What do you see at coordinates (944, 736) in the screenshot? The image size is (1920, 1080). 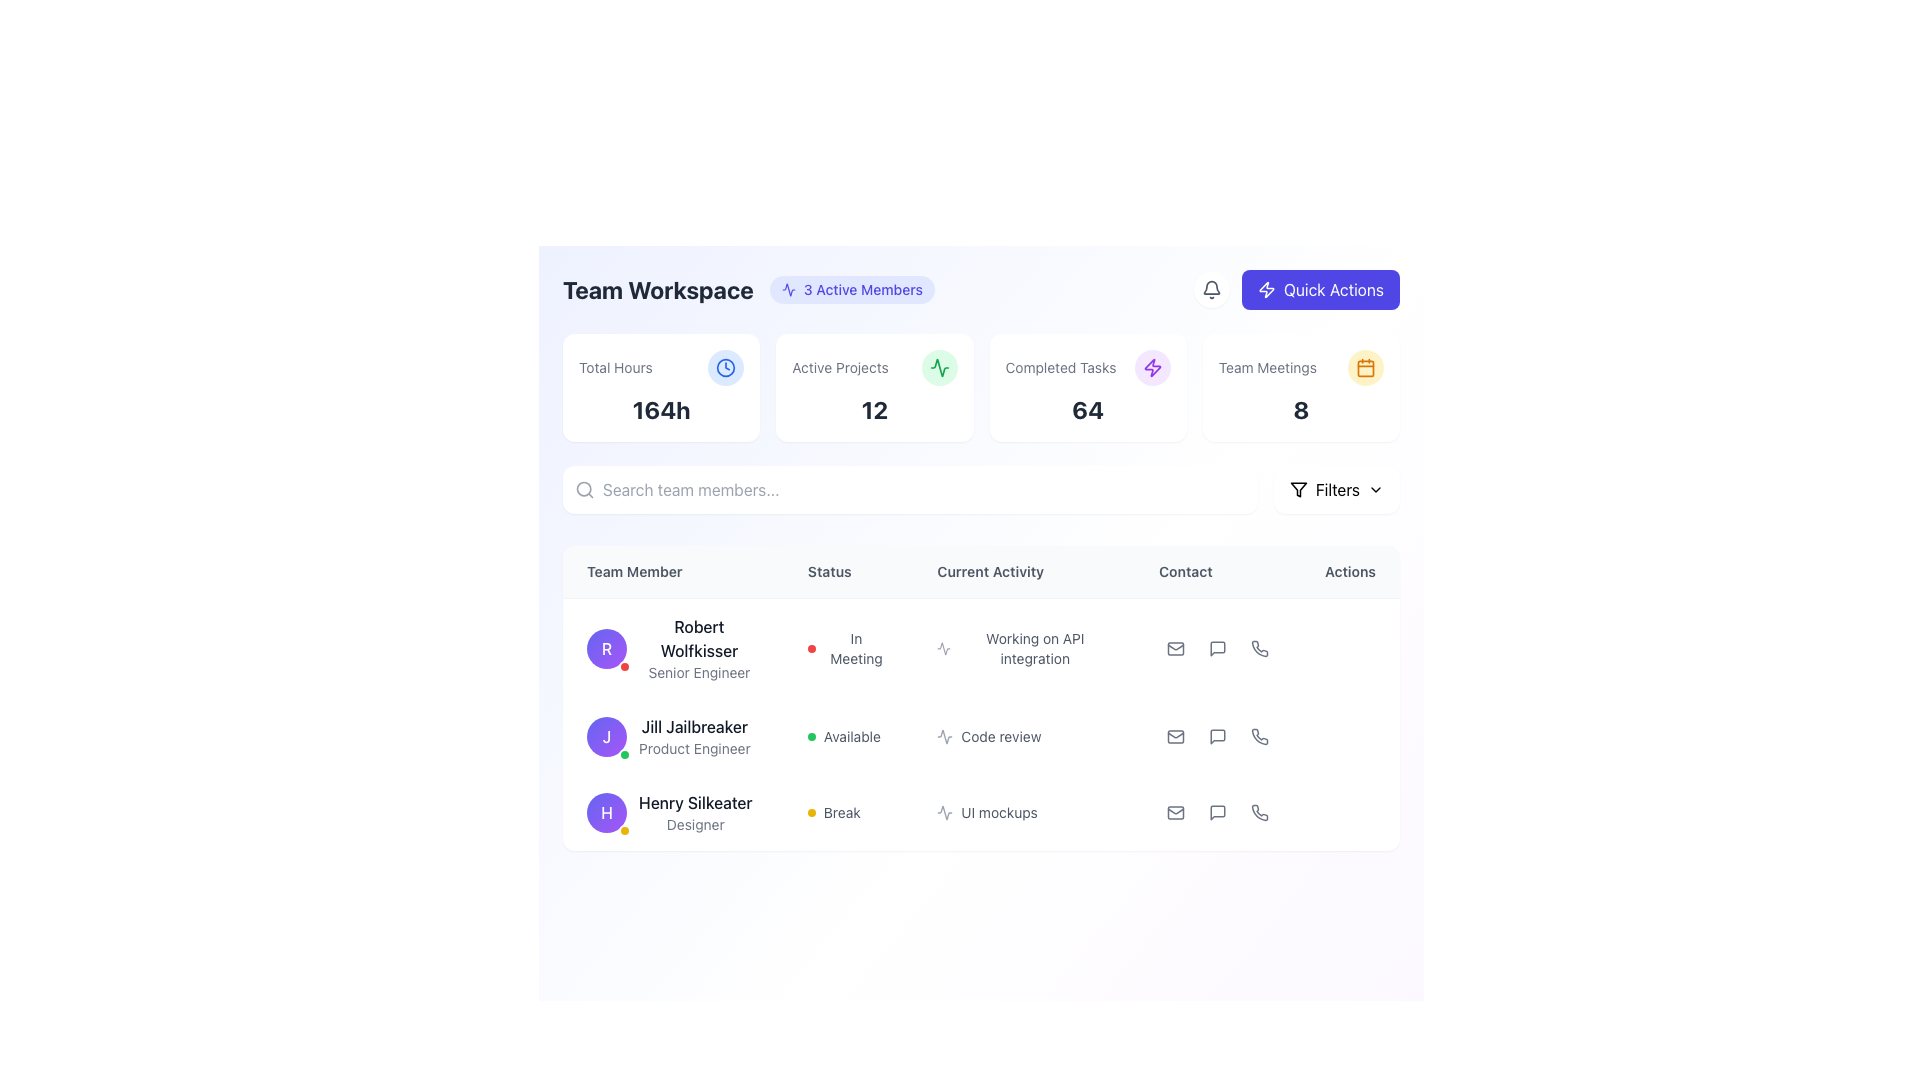 I see `and interpret the icon associated with the 'Code review' activity, which is styled with a thin outline and positioned in the second row of the 'Current Activity' column` at bounding box center [944, 736].